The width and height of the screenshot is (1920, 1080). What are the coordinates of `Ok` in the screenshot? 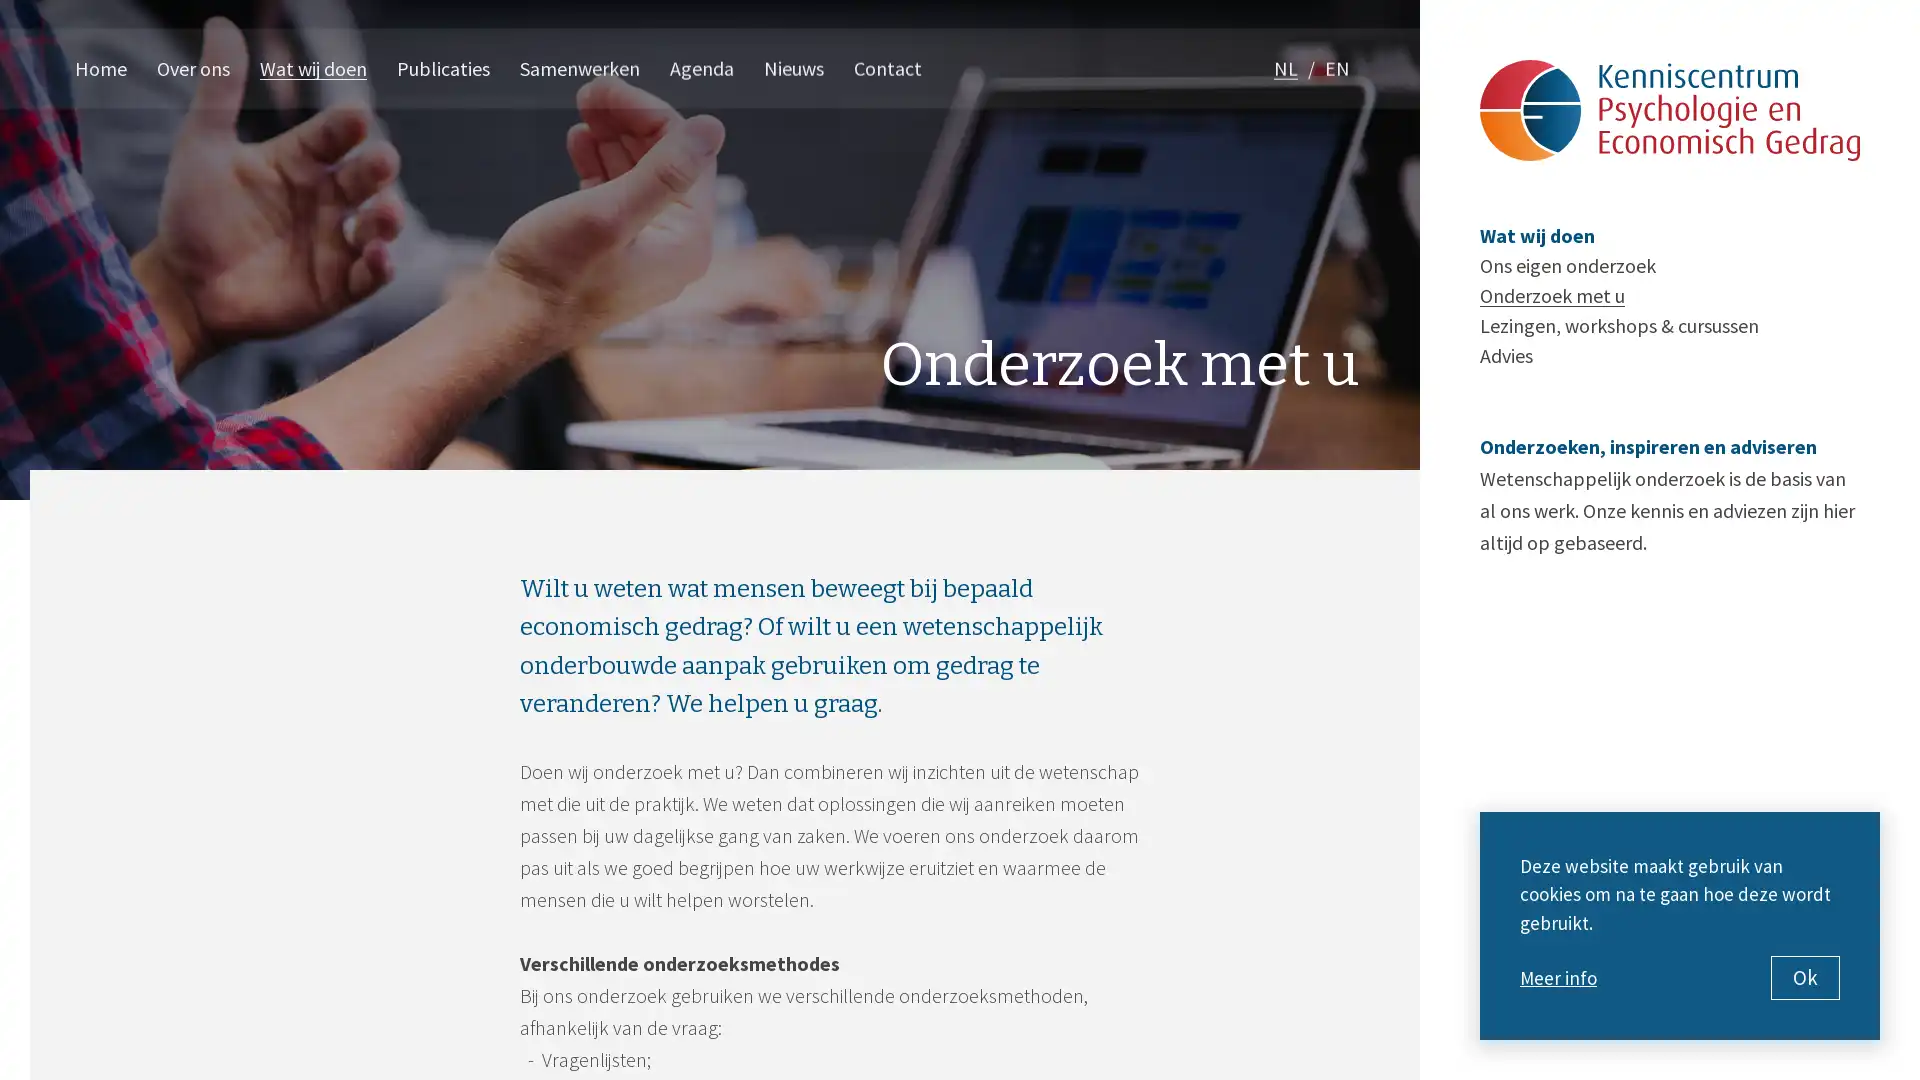 It's located at (1805, 977).